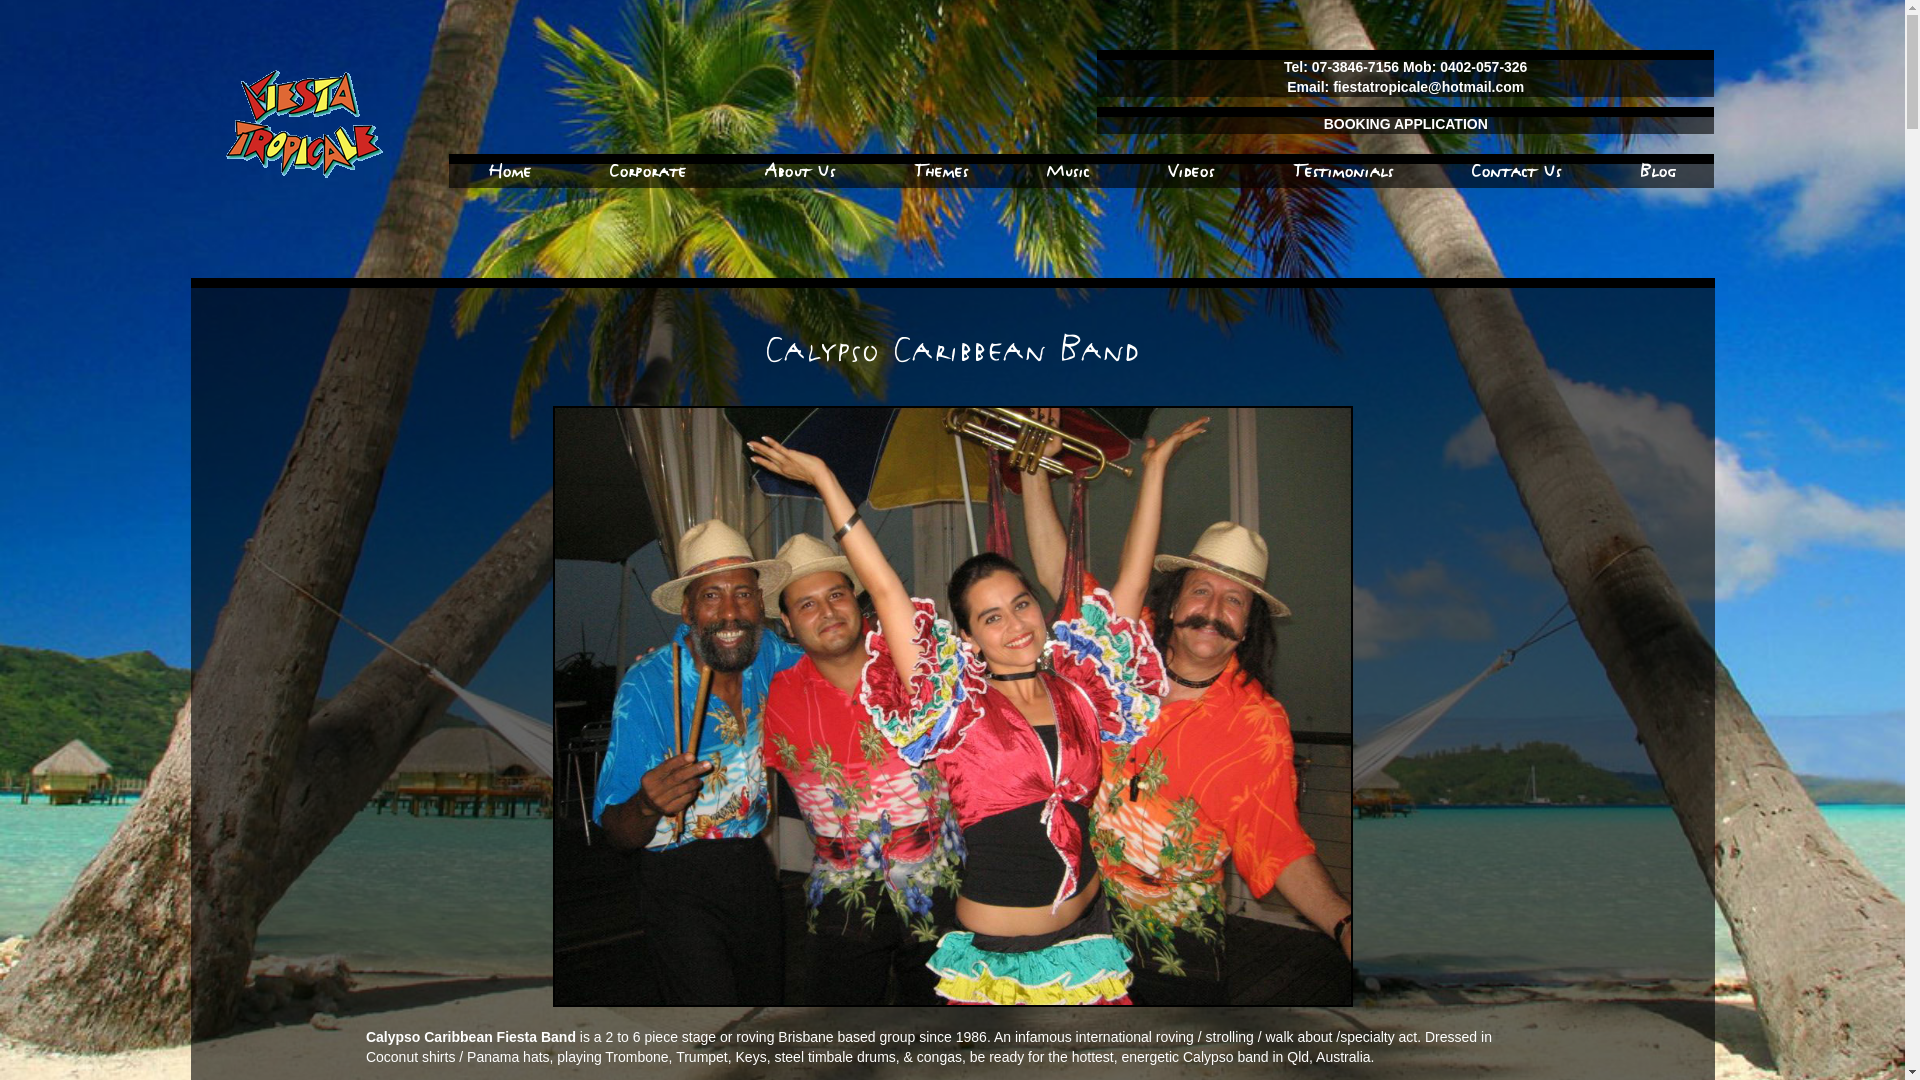 The height and width of the screenshot is (1080, 1920). Describe the element at coordinates (1405, 123) in the screenshot. I see `'BOOKING APPLICATION'` at that location.